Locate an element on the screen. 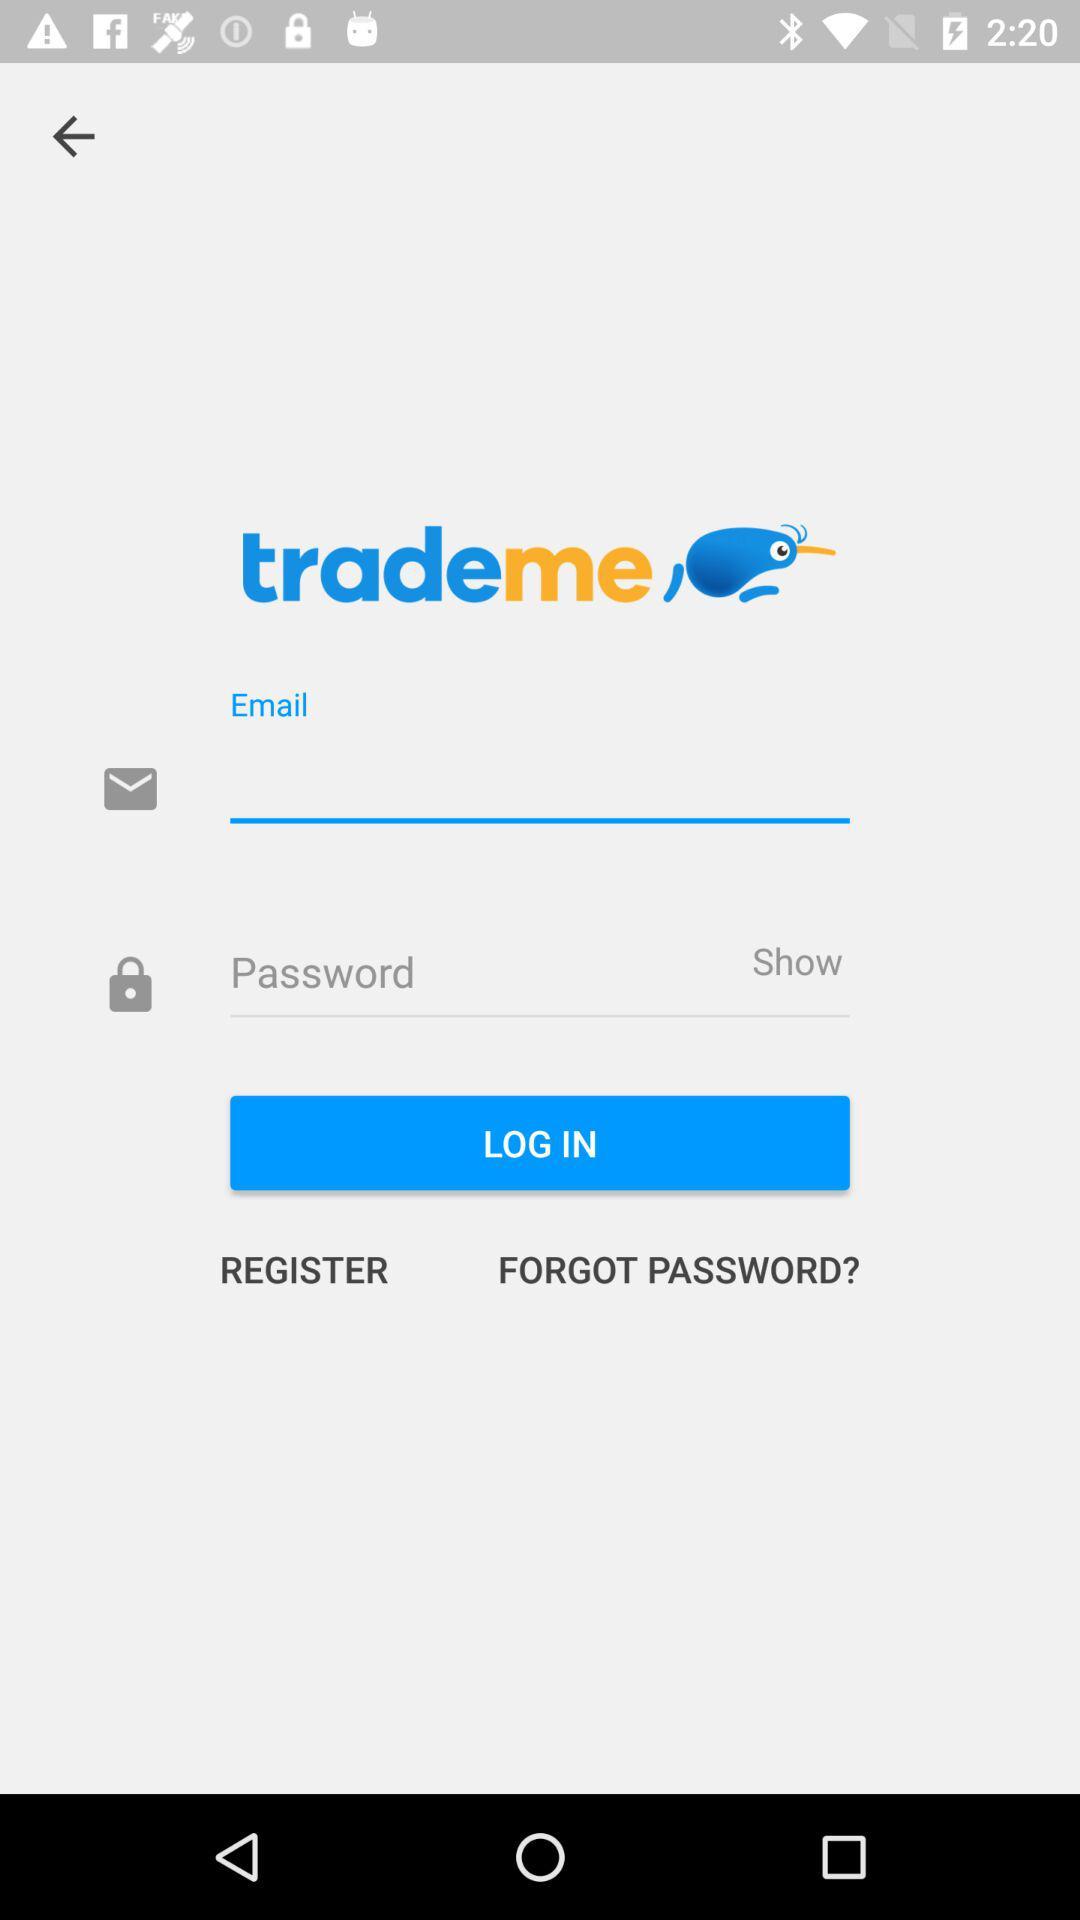  the icon at the top left corner is located at coordinates (72, 135).